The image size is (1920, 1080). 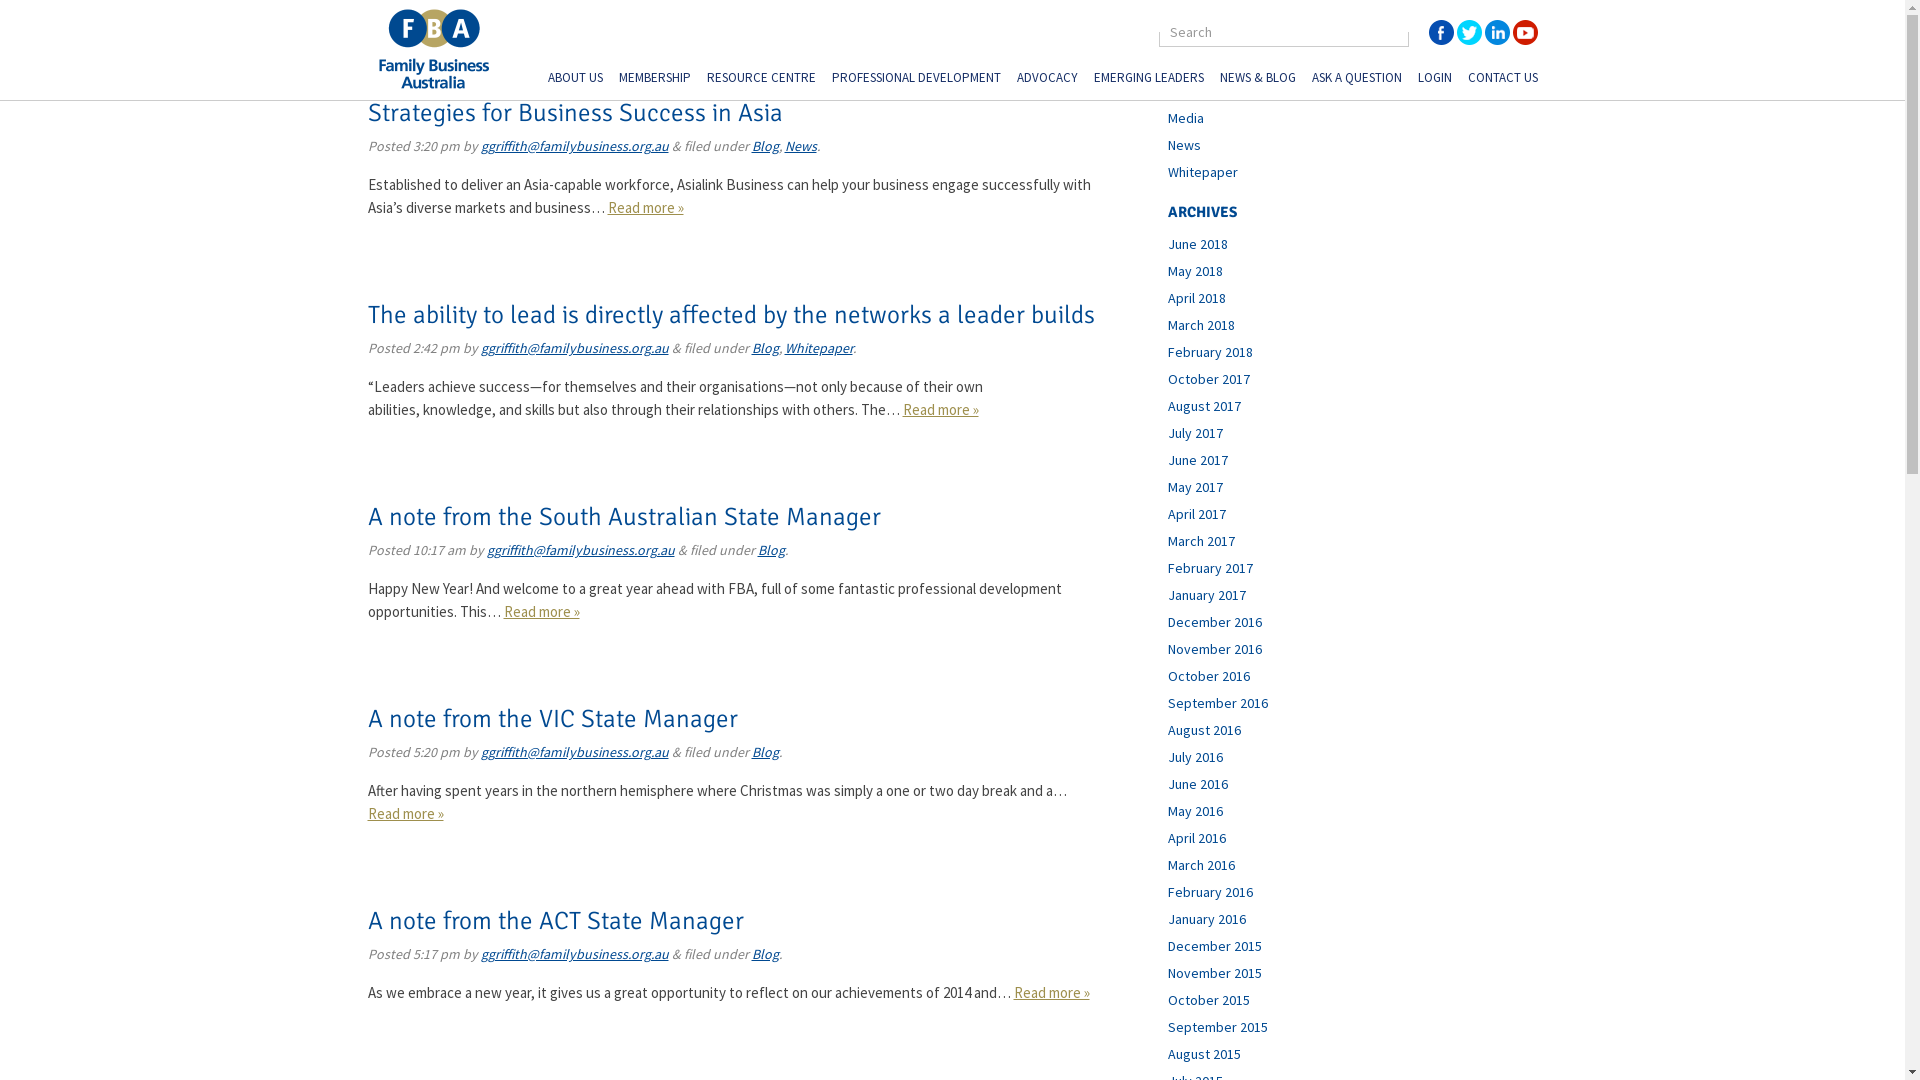 I want to click on 'NEWS & BLOG', so click(x=1218, y=79).